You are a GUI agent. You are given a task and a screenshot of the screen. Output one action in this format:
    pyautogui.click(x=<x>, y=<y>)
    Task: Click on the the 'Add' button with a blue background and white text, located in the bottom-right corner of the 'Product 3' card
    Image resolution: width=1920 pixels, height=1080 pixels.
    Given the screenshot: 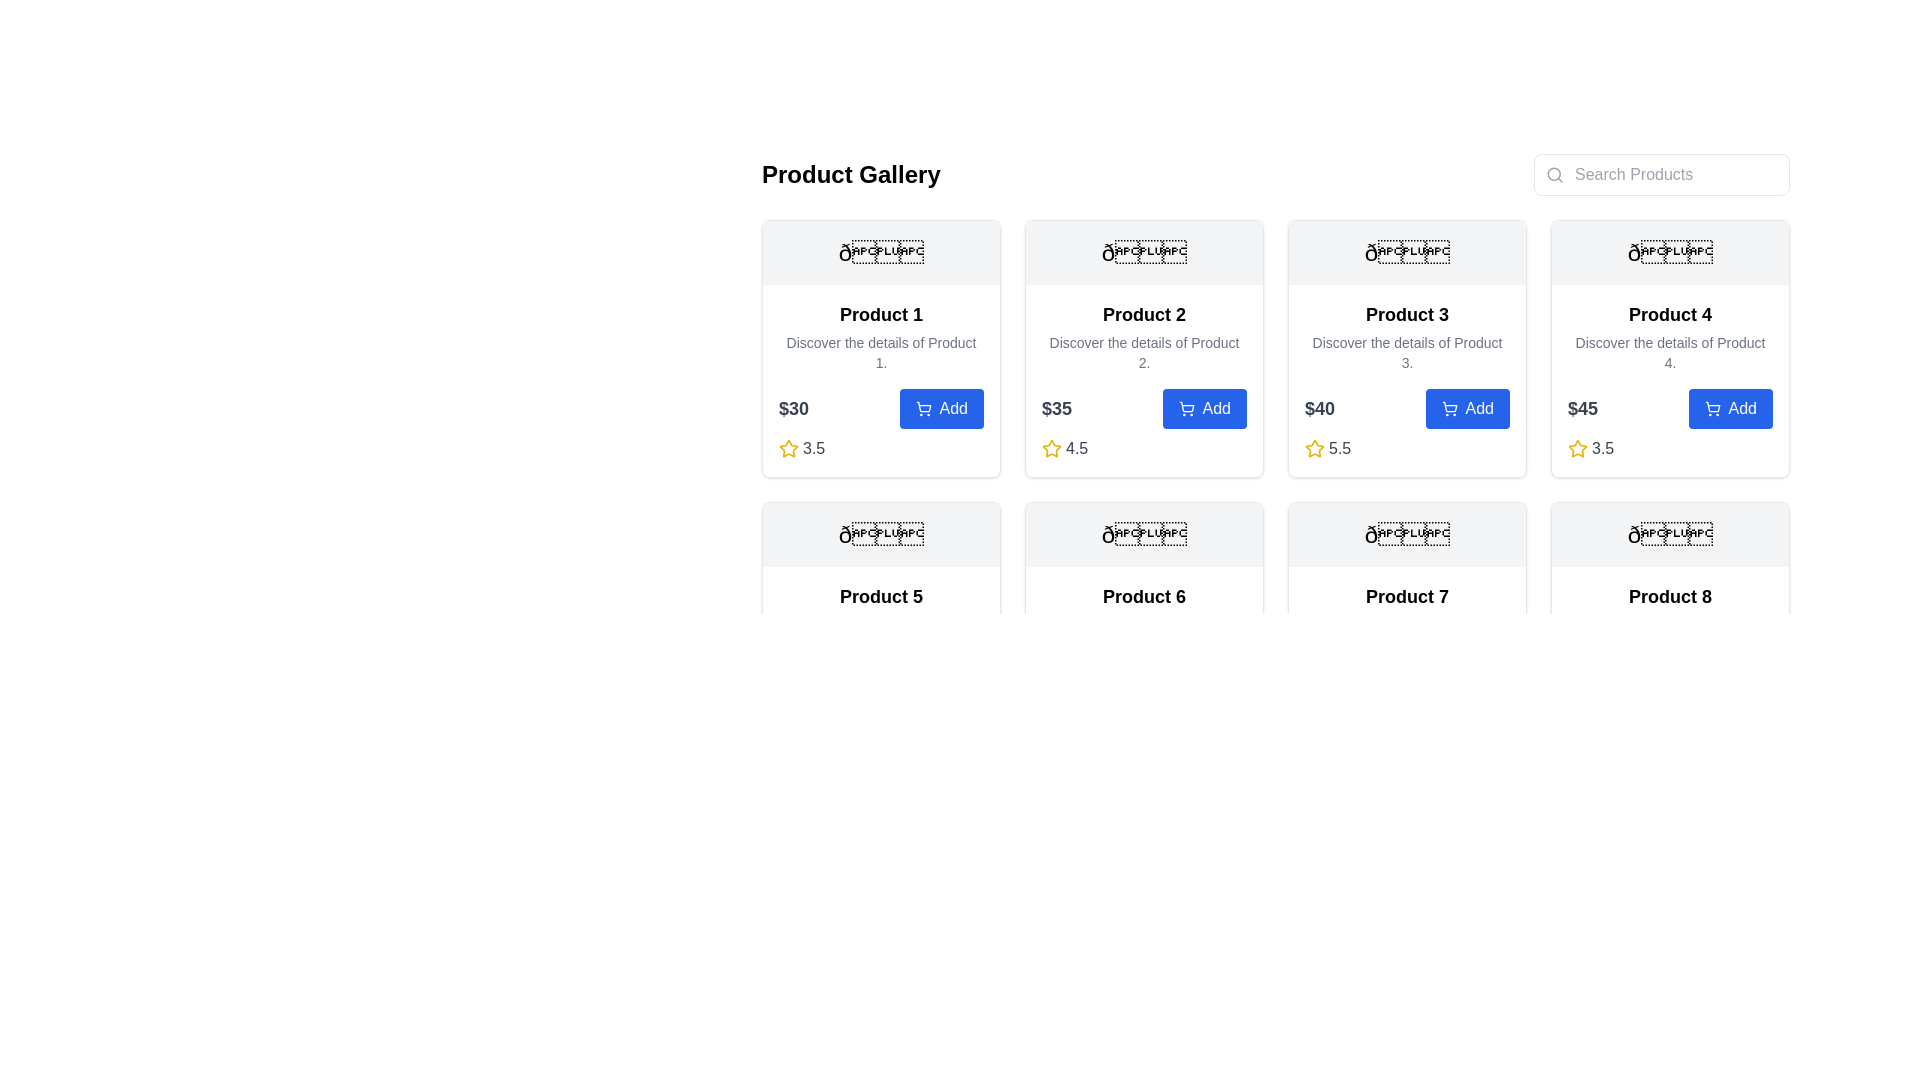 What is the action you would take?
    pyautogui.click(x=1467, y=407)
    